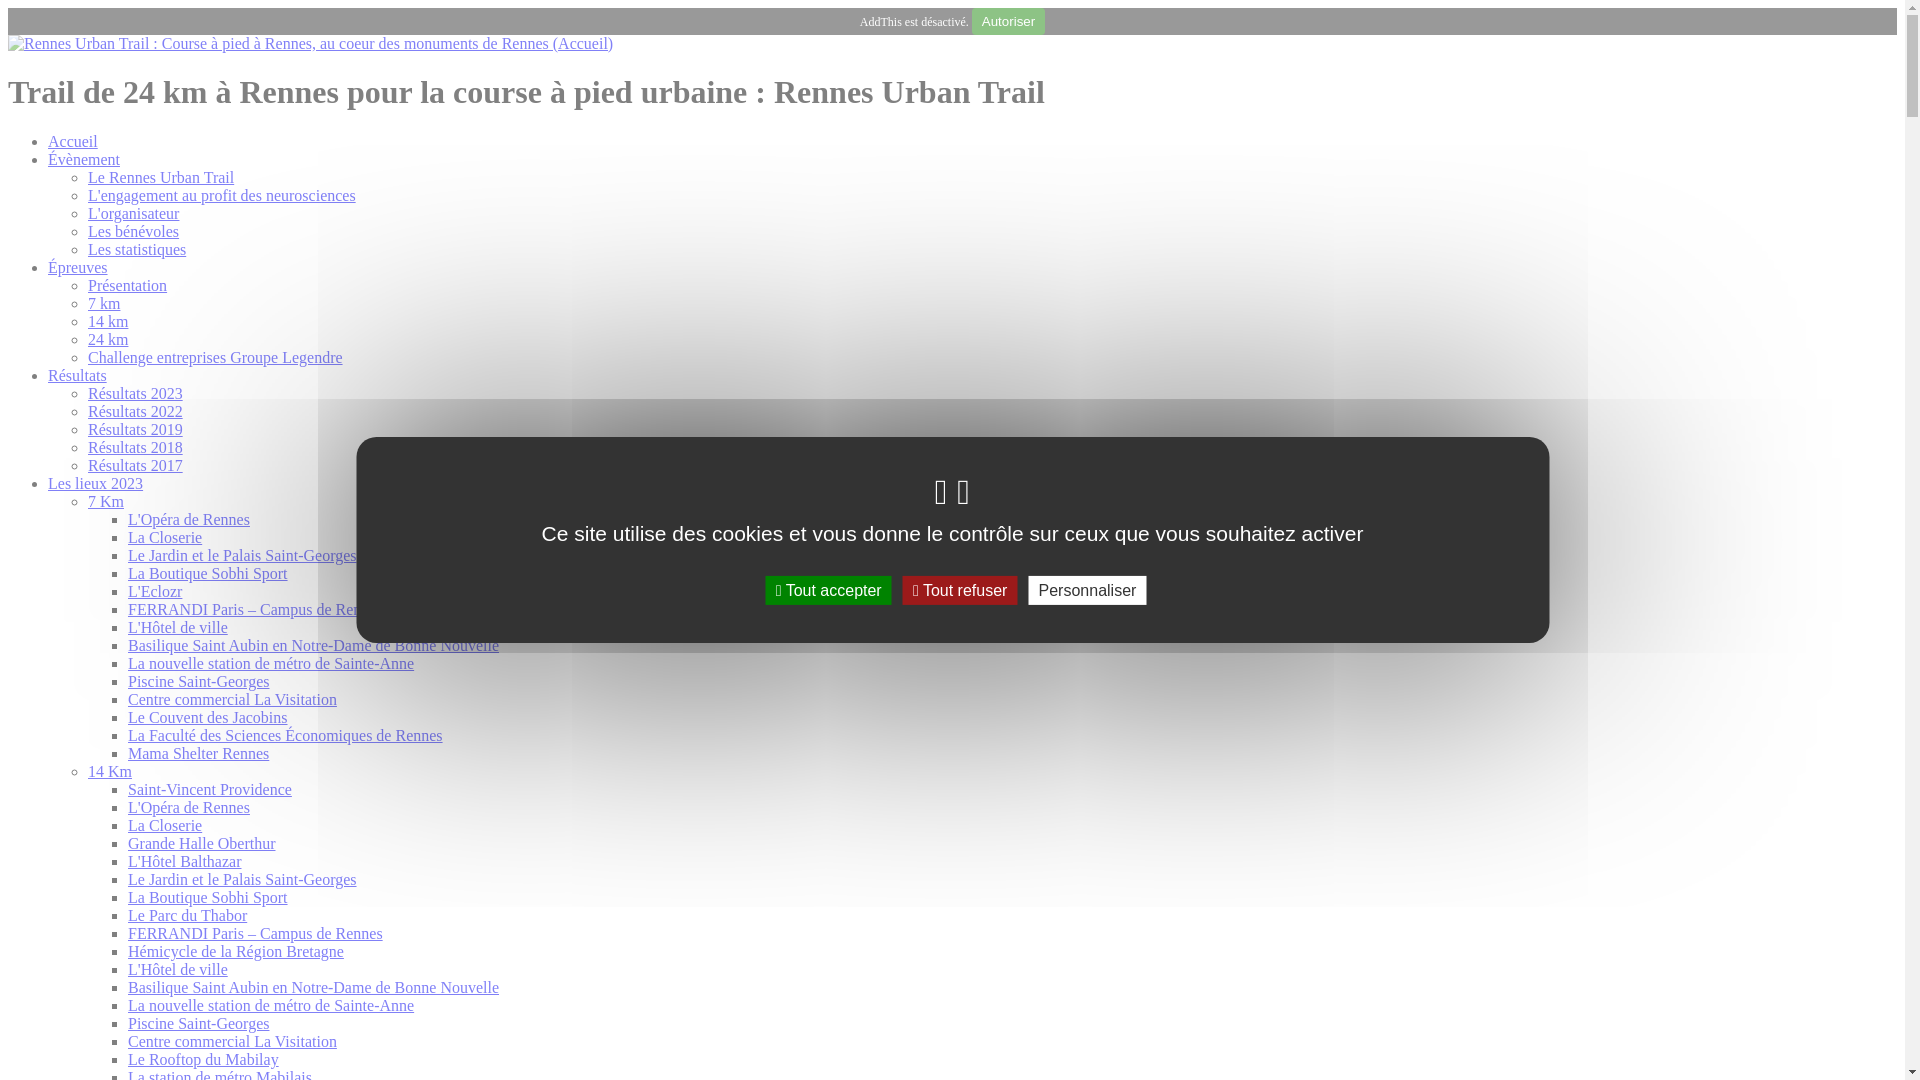 Image resolution: width=1920 pixels, height=1080 pixels. Describe the element at coordinates (86, 248) in the screenshot. I see `'Les statistiques'` at that location.